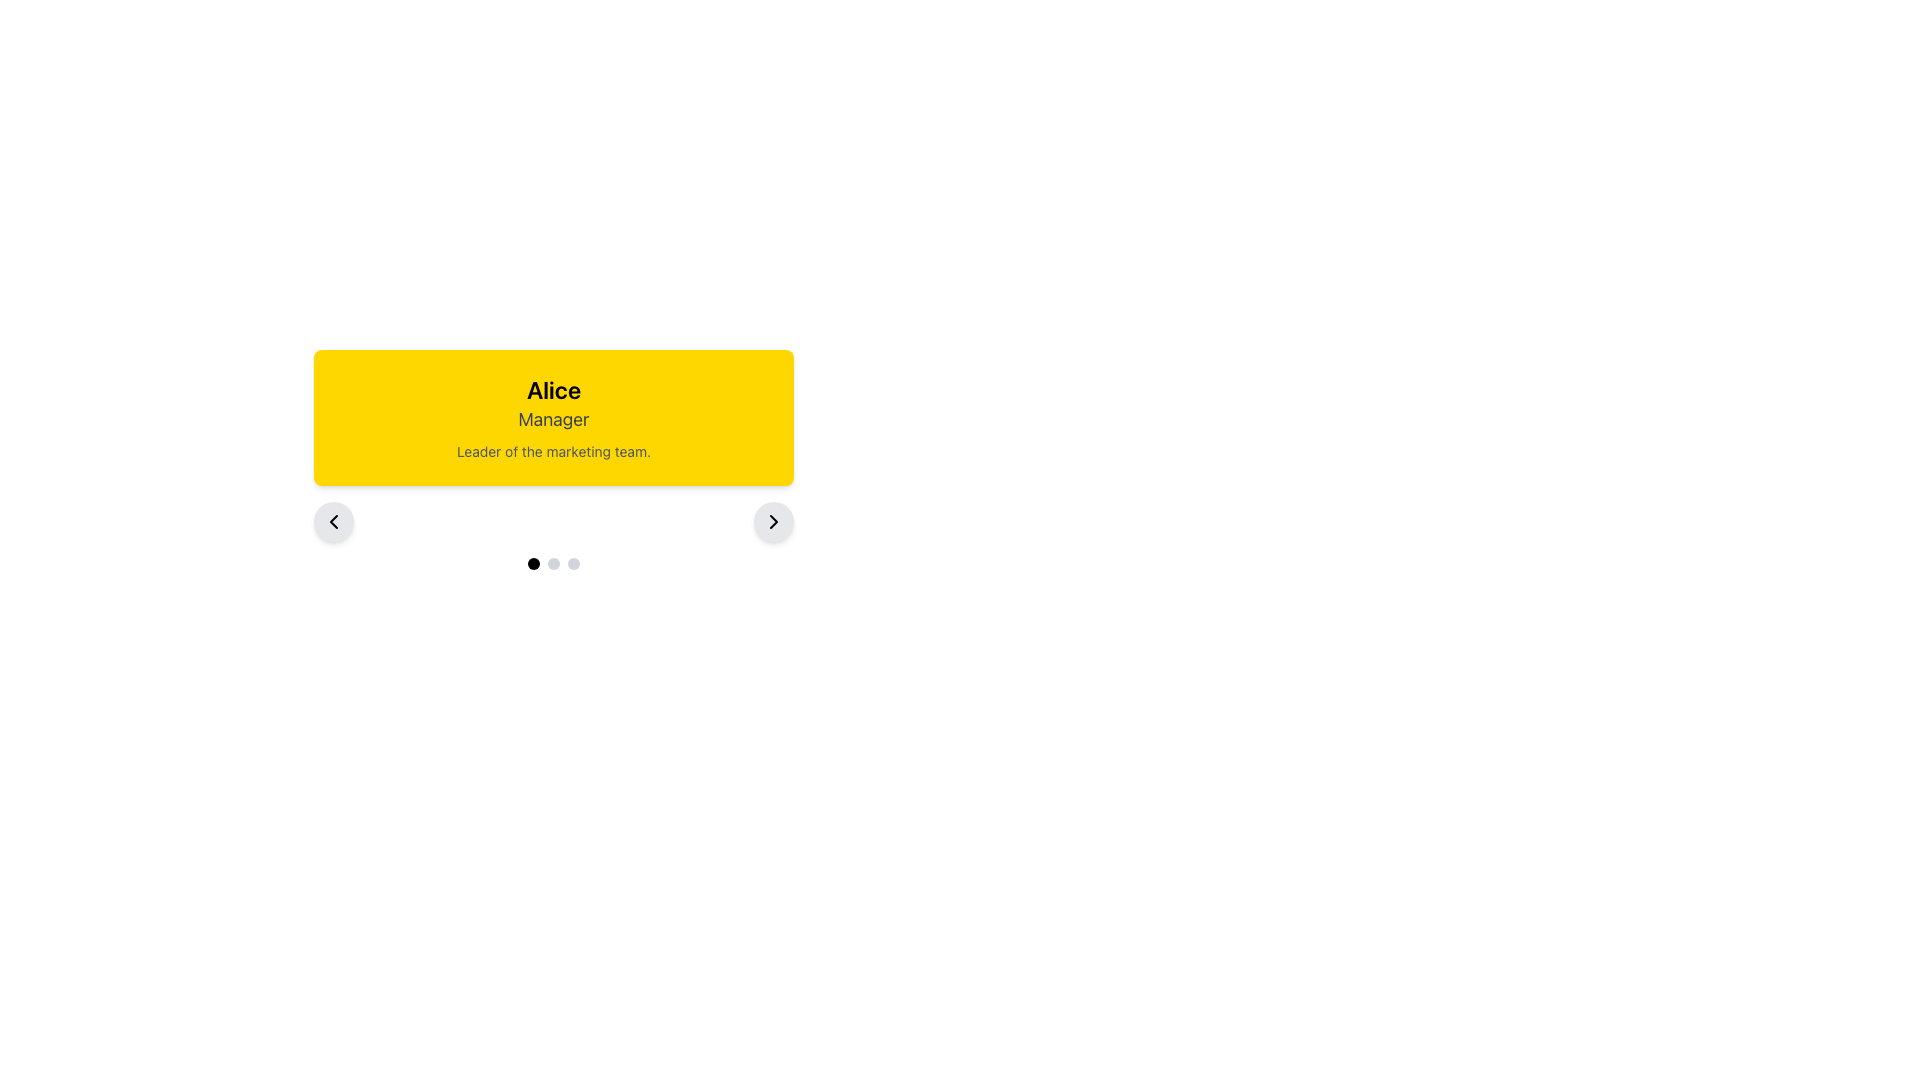  What do you see at coordinates (772, 520) in the screenshot?
I see `the circular button containing the rightward-facing chevron icon` at bounding box center [772, 520].